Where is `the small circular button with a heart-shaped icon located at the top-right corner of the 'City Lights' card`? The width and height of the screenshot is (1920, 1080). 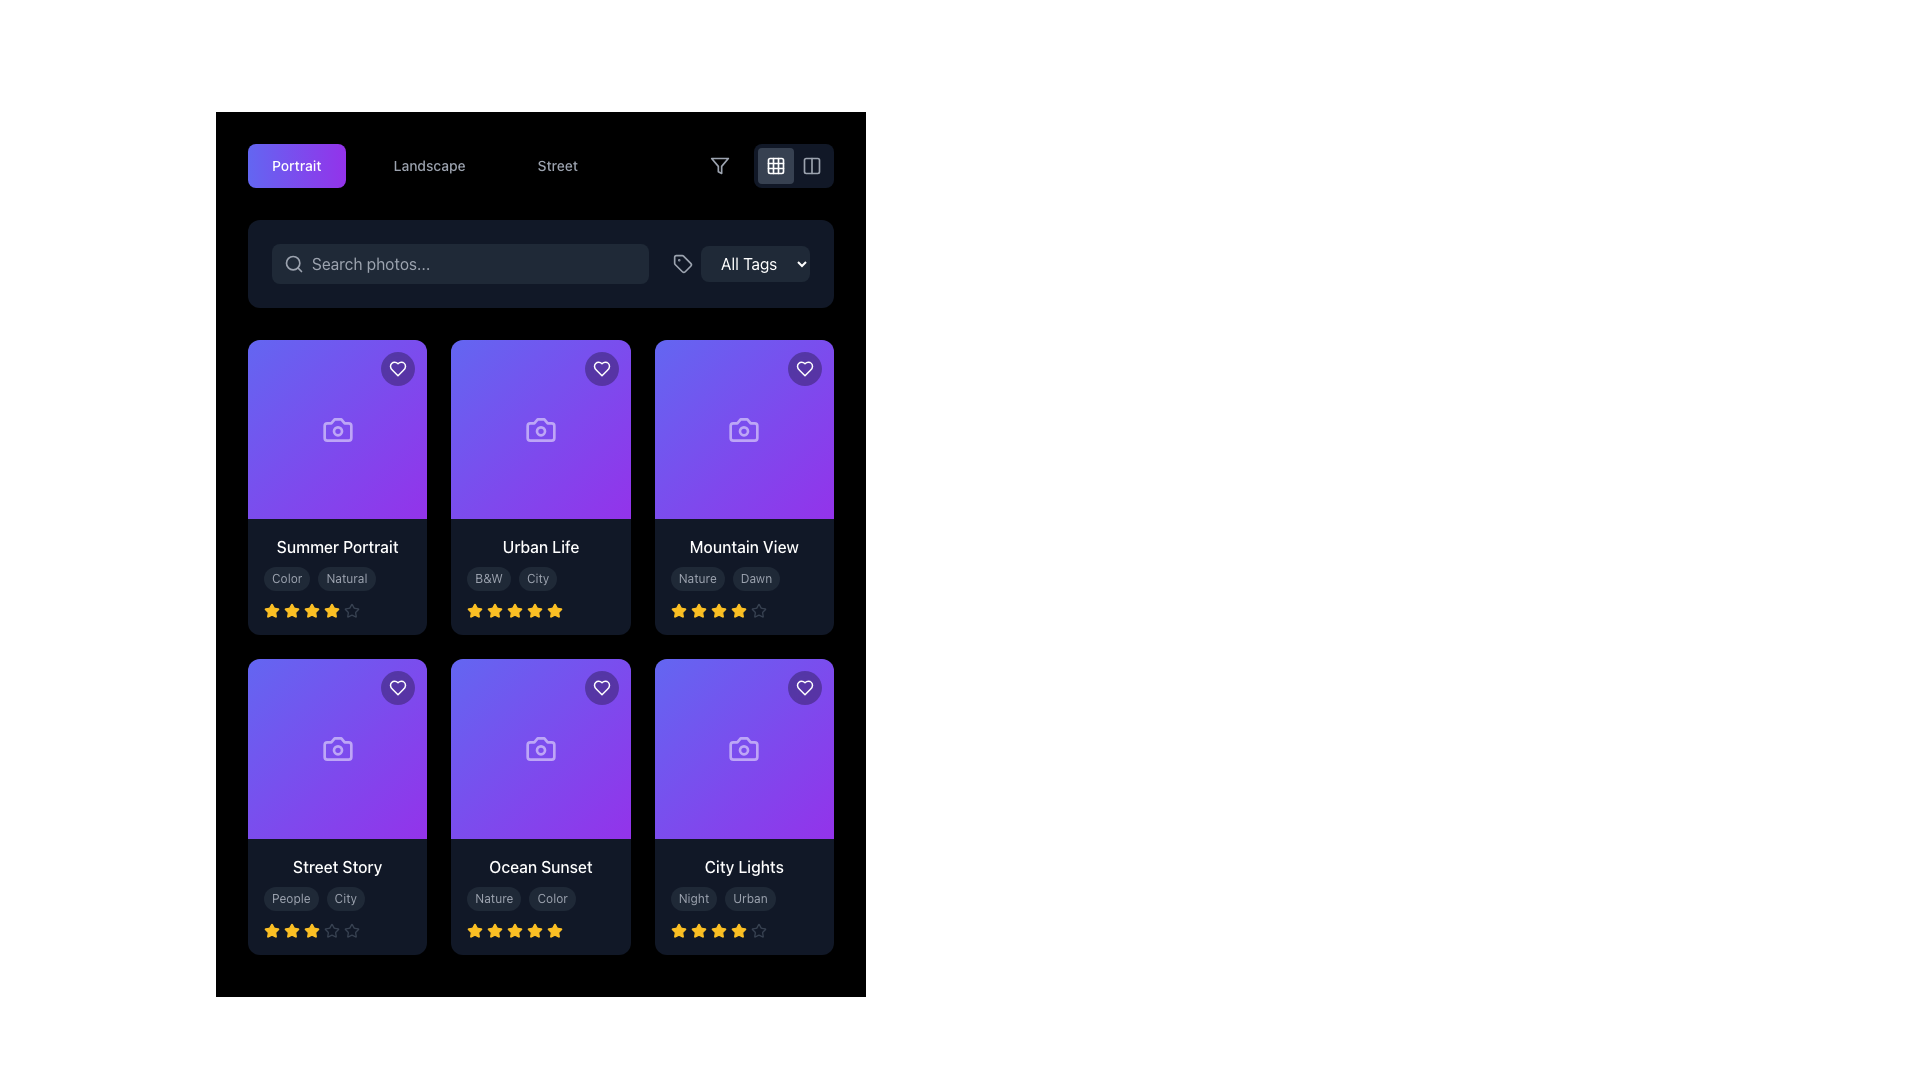
the small circular button with a heart-shaped icon located at the top-right corner of the 'City Lights' card is located at coordinates (805, 687).